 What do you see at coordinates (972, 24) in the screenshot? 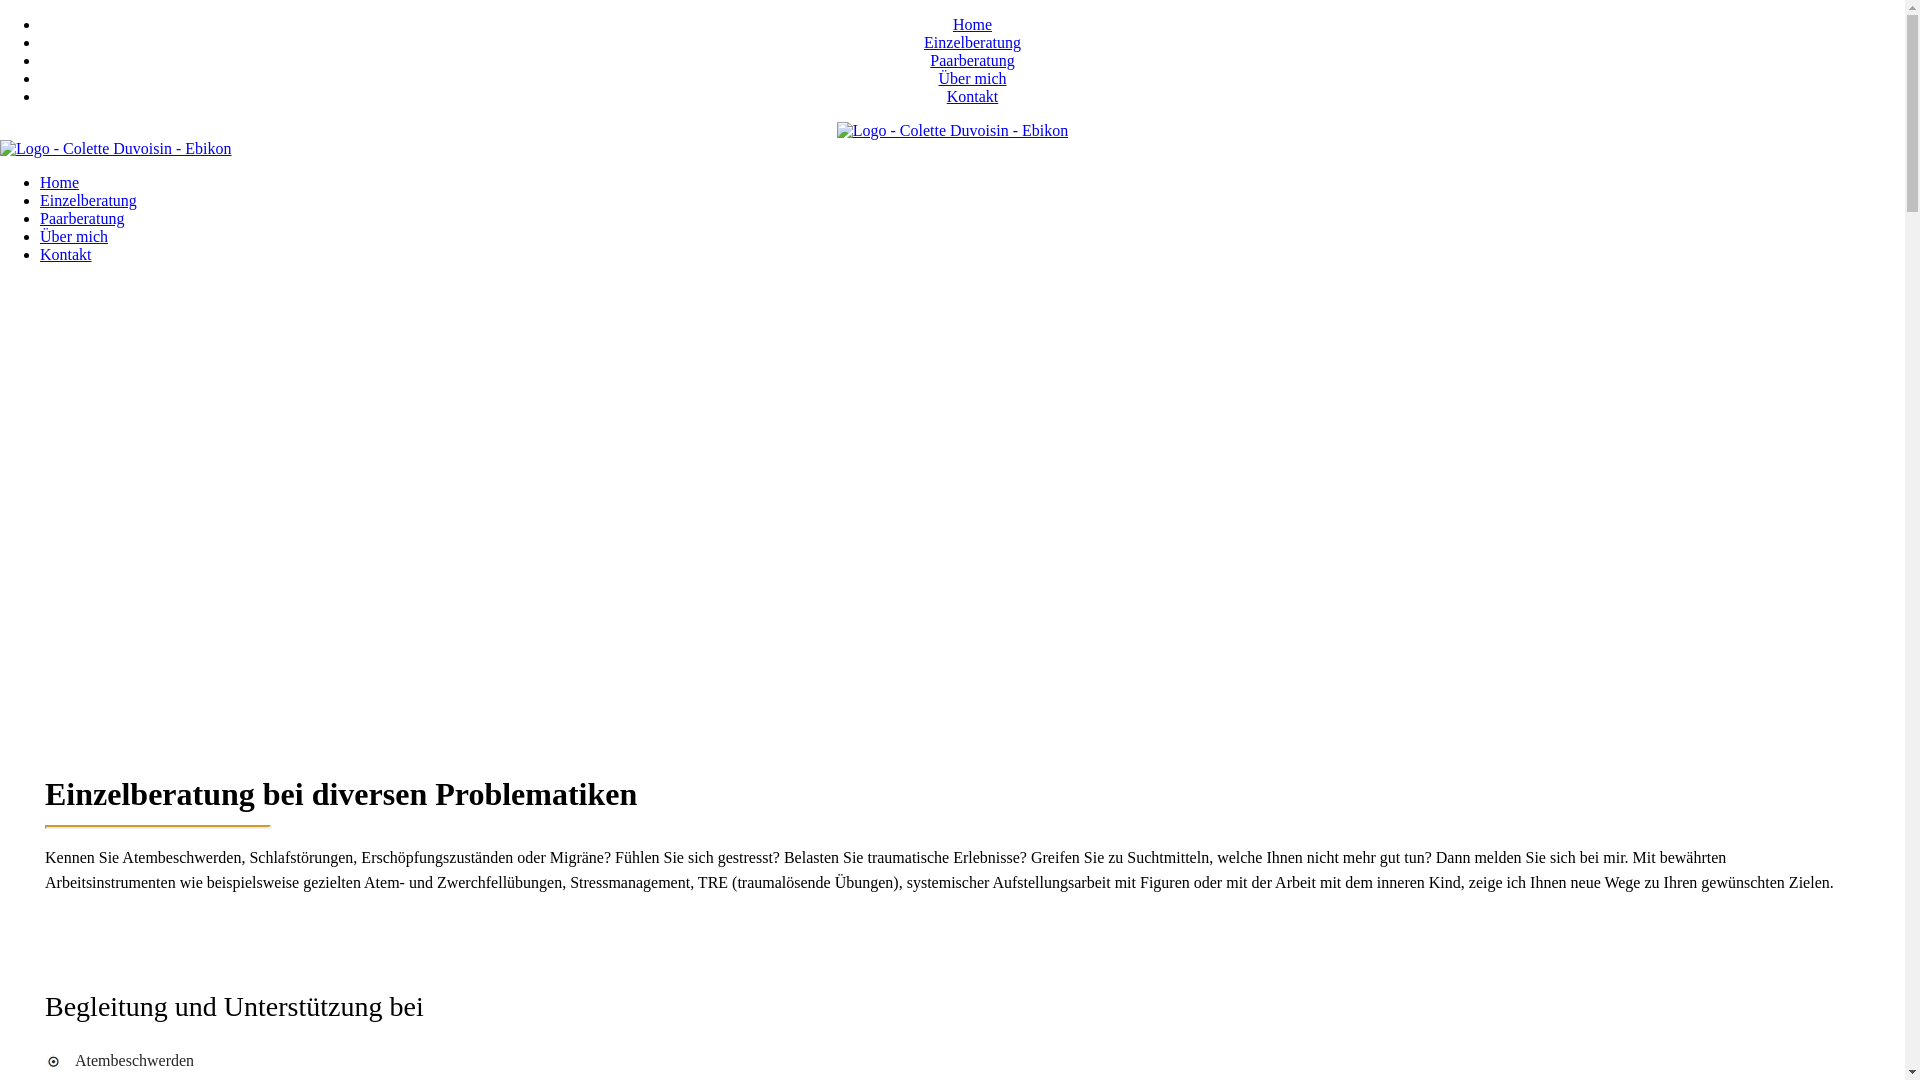
I see `'Home'` at bounding box center [972, 24].